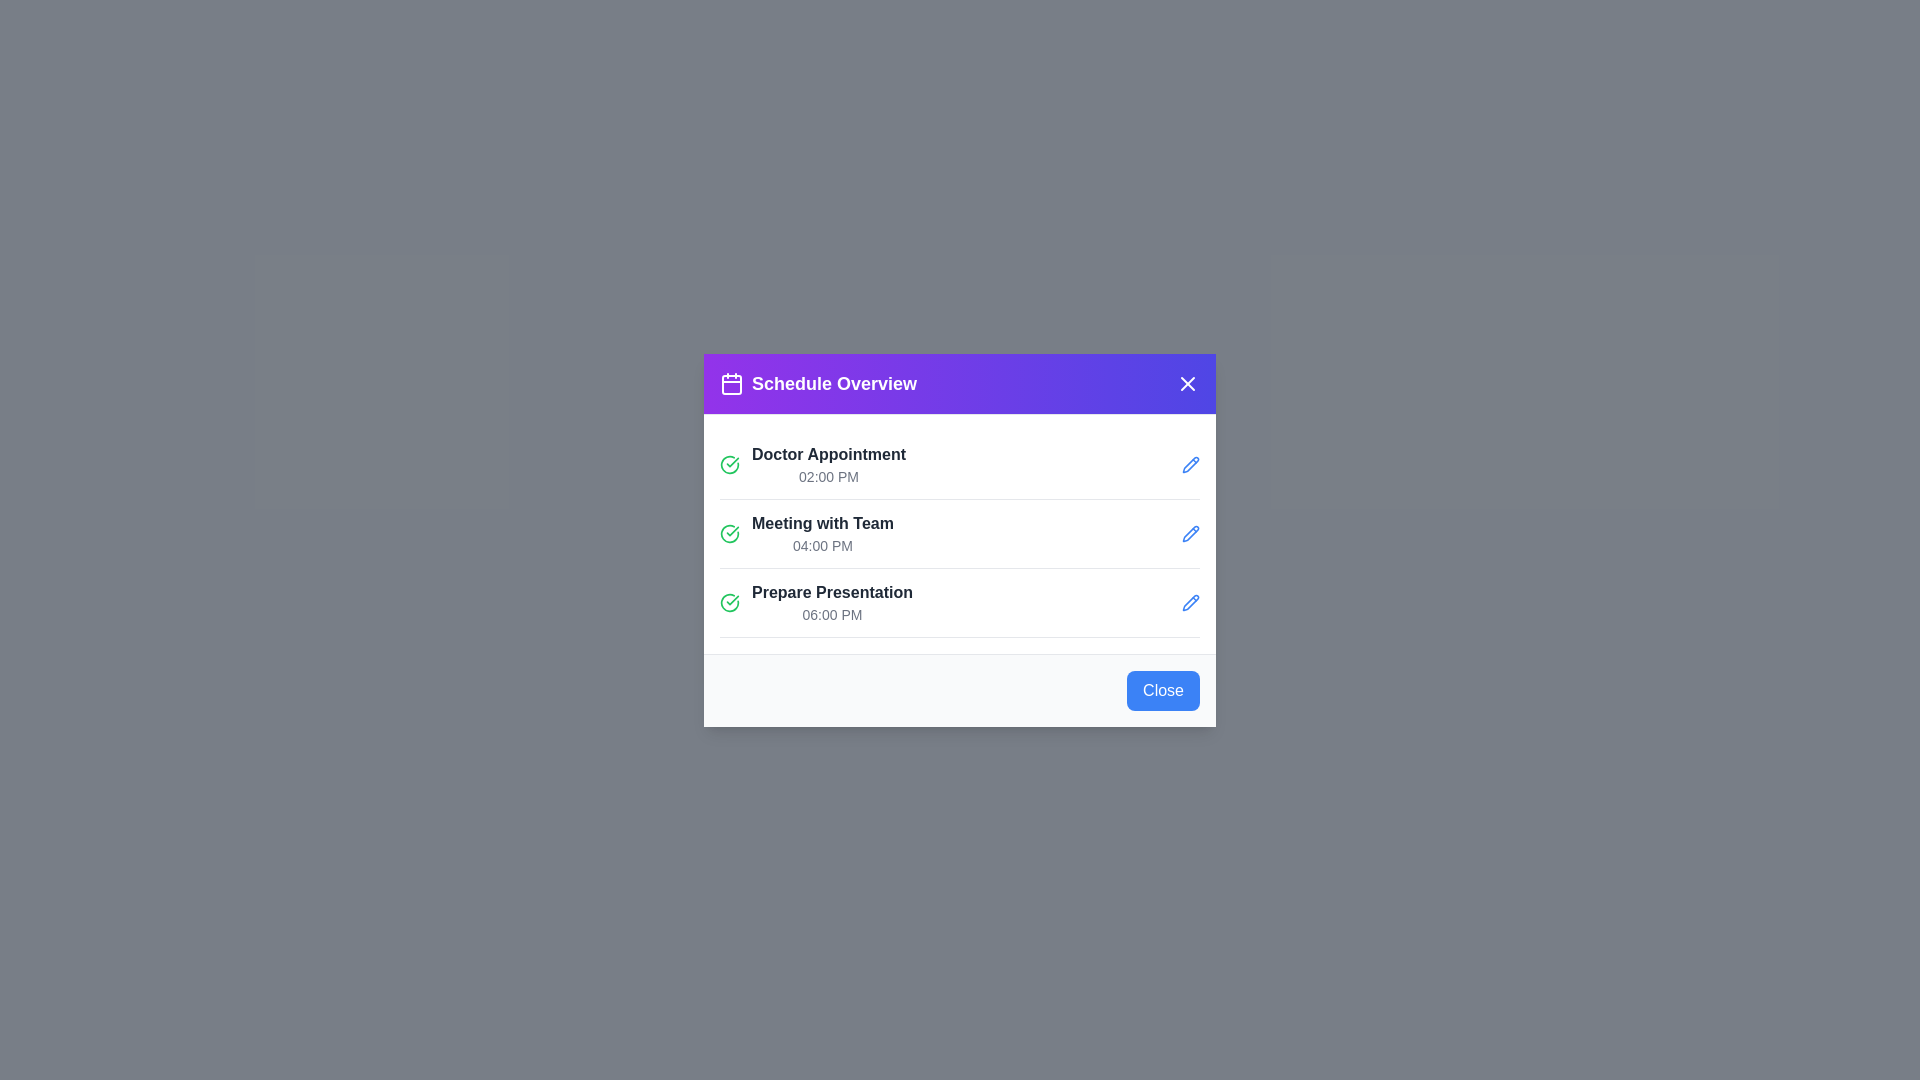 The width and height of the screenshot is (1920, 1080). Describe the element at coordinates (730, 383) in the screenshot. I see `the calendar icon located on the left side of the header section labeled 'Schedule Overview', which symbolizes scheduling or organizing tasks` at that location.